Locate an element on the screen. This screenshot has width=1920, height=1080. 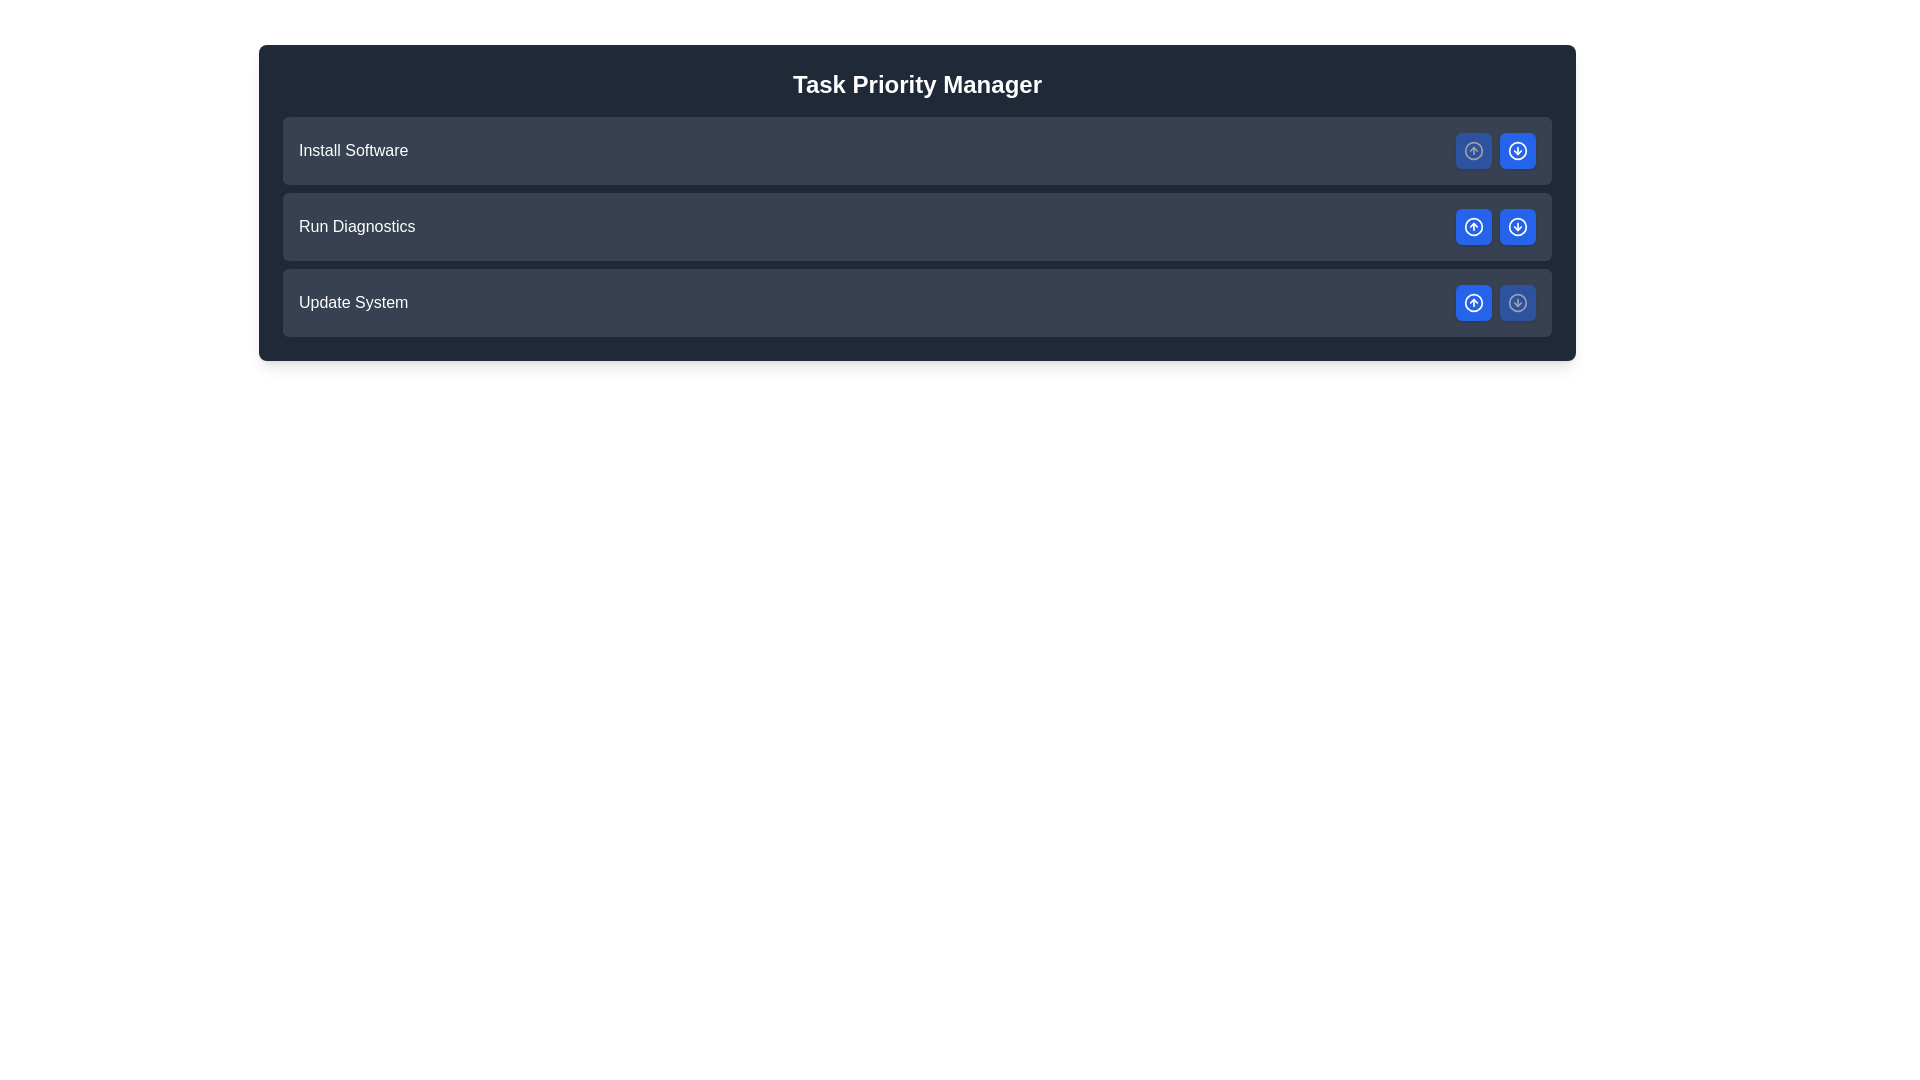
the label indicating 'Run Diagnostics' in the middle row of the interactive list is located at coordinates (357, 226).